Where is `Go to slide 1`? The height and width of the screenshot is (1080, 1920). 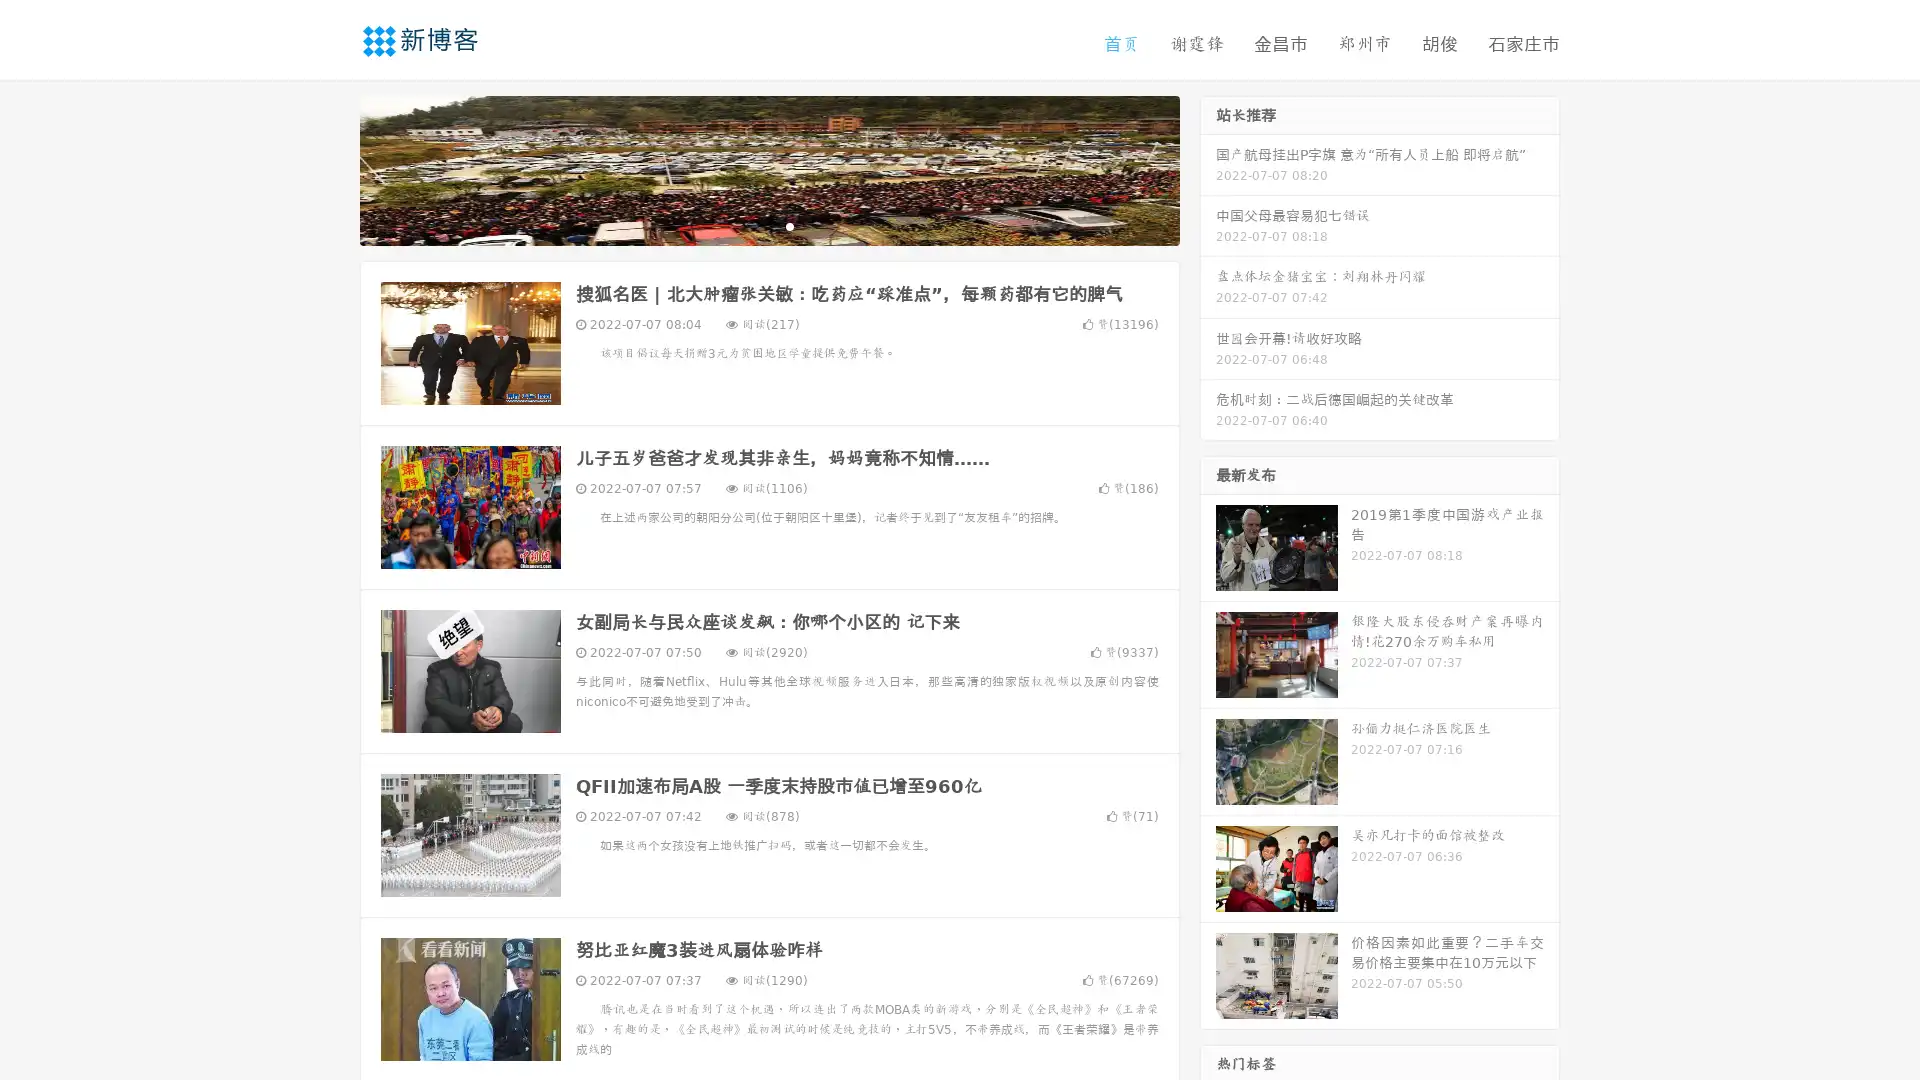
Go to slide 1 is located at coordinates (748, 225).